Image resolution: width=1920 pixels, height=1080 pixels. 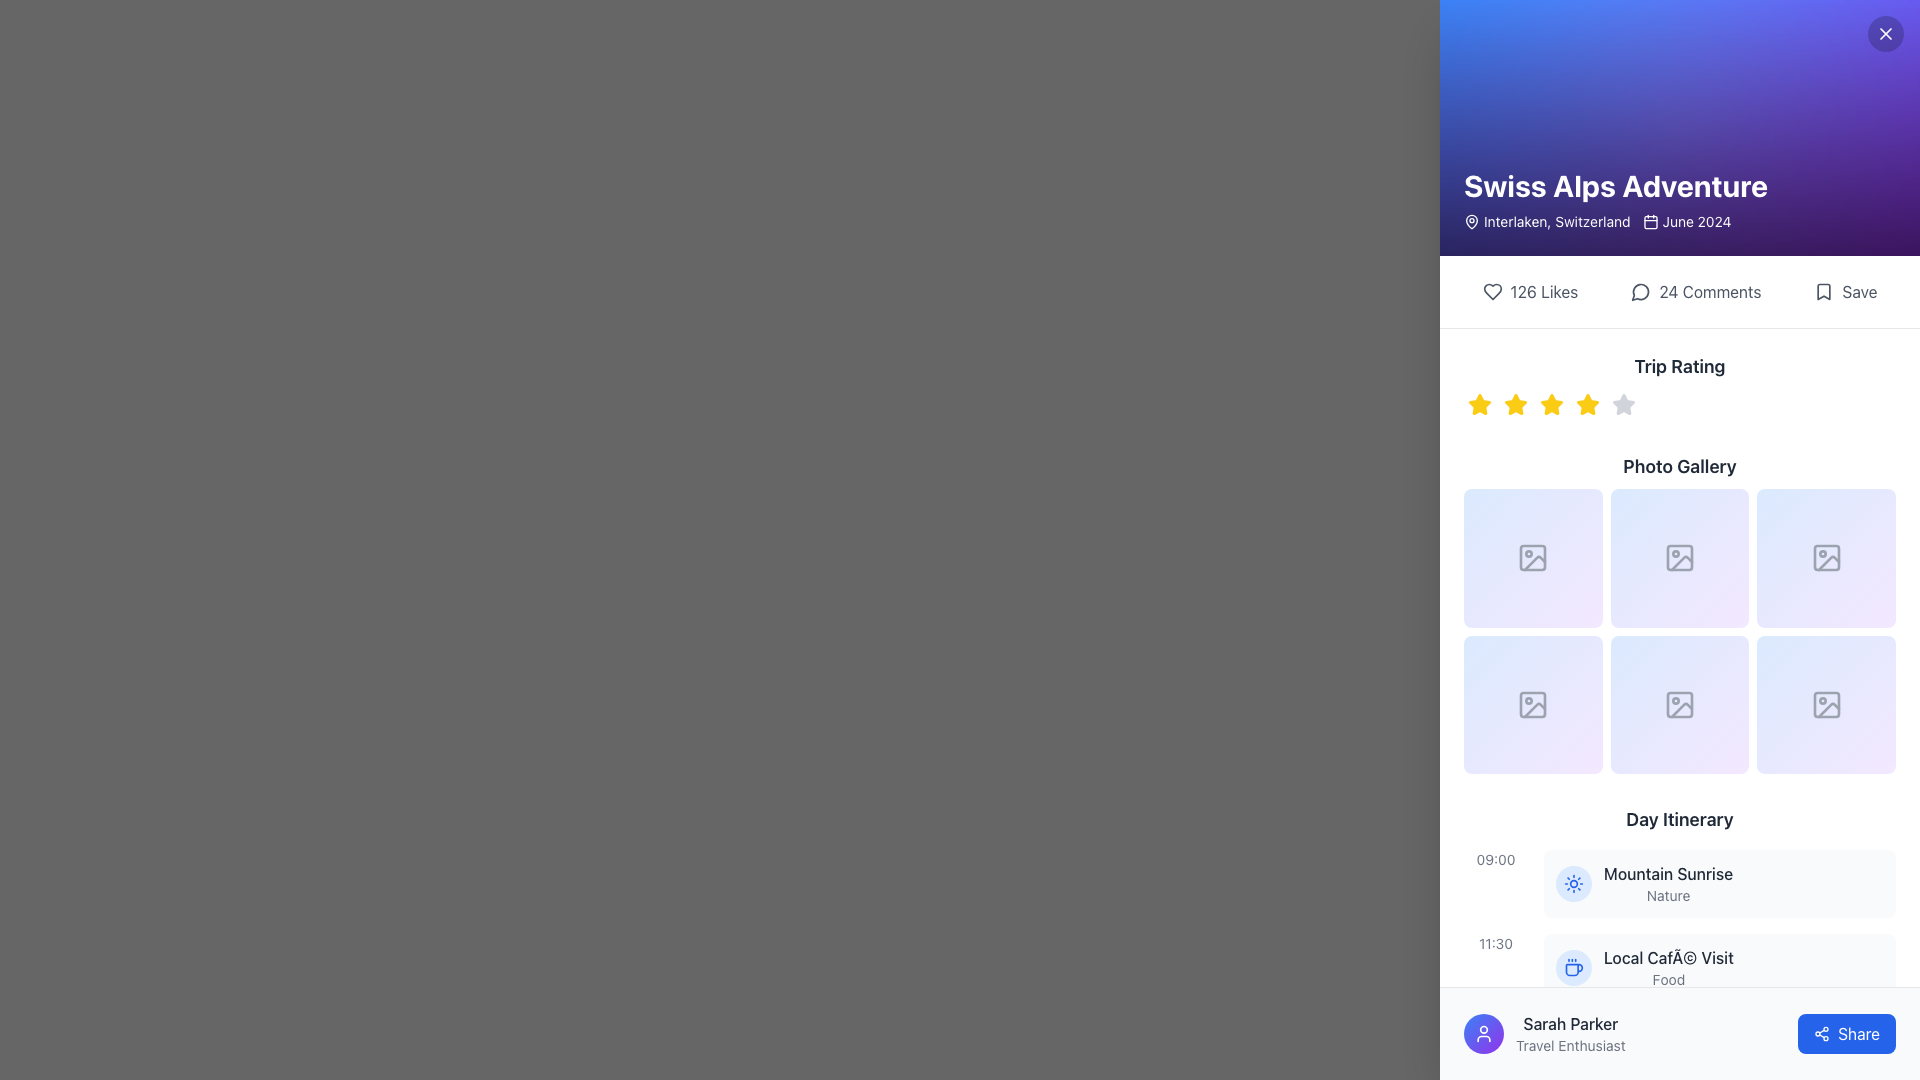 I want to click on the second star icon in the horizontal row of five icons, located below the 'Trip Rating' label, so click(x=1516, y=405).